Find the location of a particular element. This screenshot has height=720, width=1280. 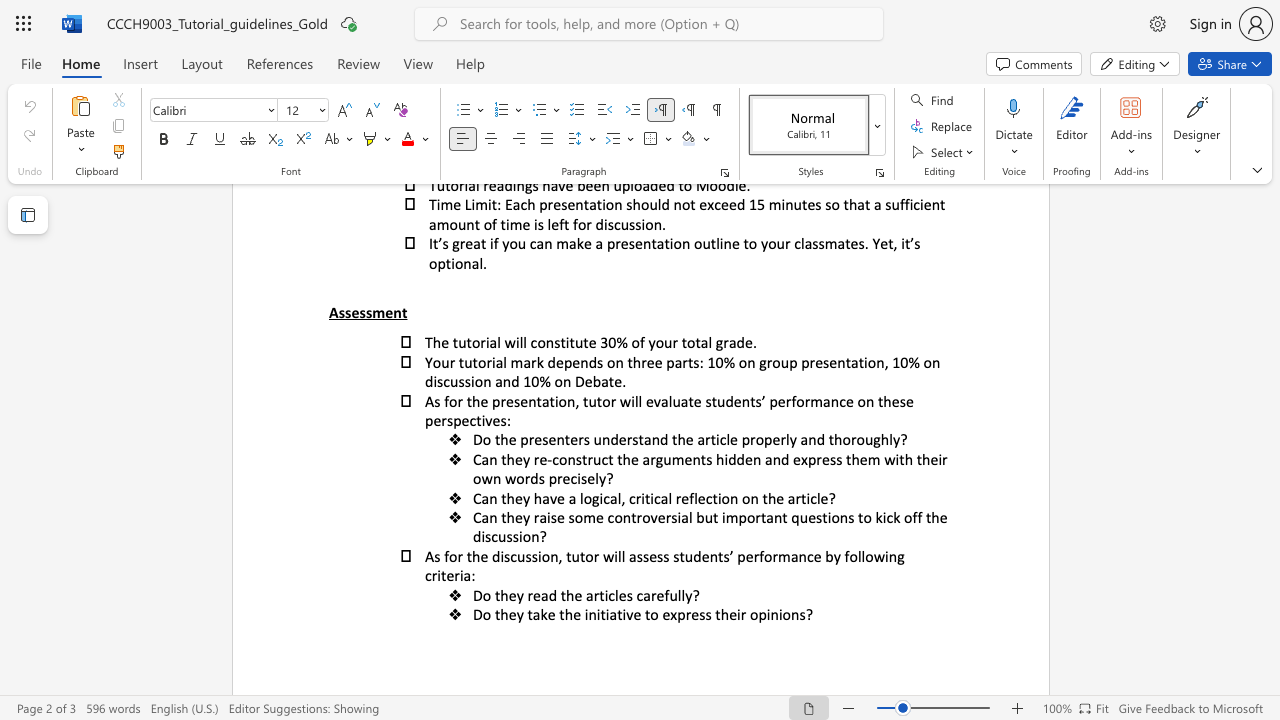

the subset text "kick off the discu" within the text "Can they raise some controversial but important questions to kick off the discussion?" is located at coordinates (875, 516).